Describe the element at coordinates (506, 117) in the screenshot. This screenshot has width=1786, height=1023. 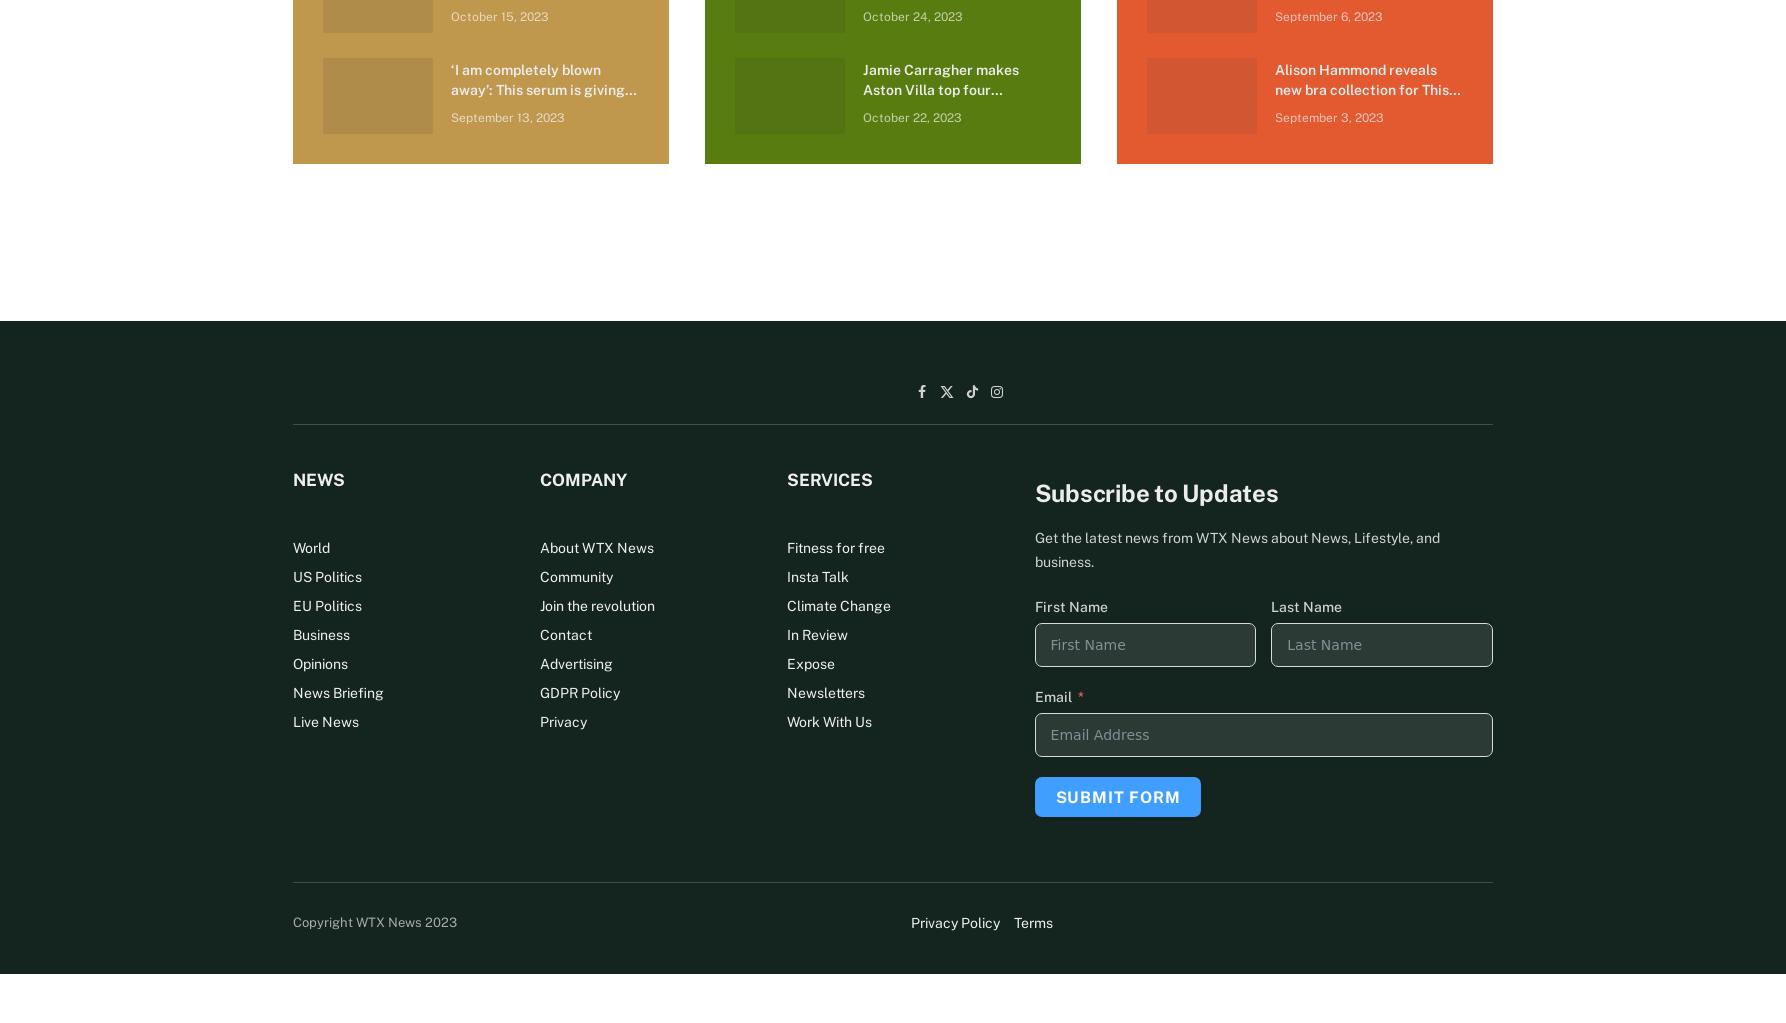
I see `'September 13, 2023'` at that location.